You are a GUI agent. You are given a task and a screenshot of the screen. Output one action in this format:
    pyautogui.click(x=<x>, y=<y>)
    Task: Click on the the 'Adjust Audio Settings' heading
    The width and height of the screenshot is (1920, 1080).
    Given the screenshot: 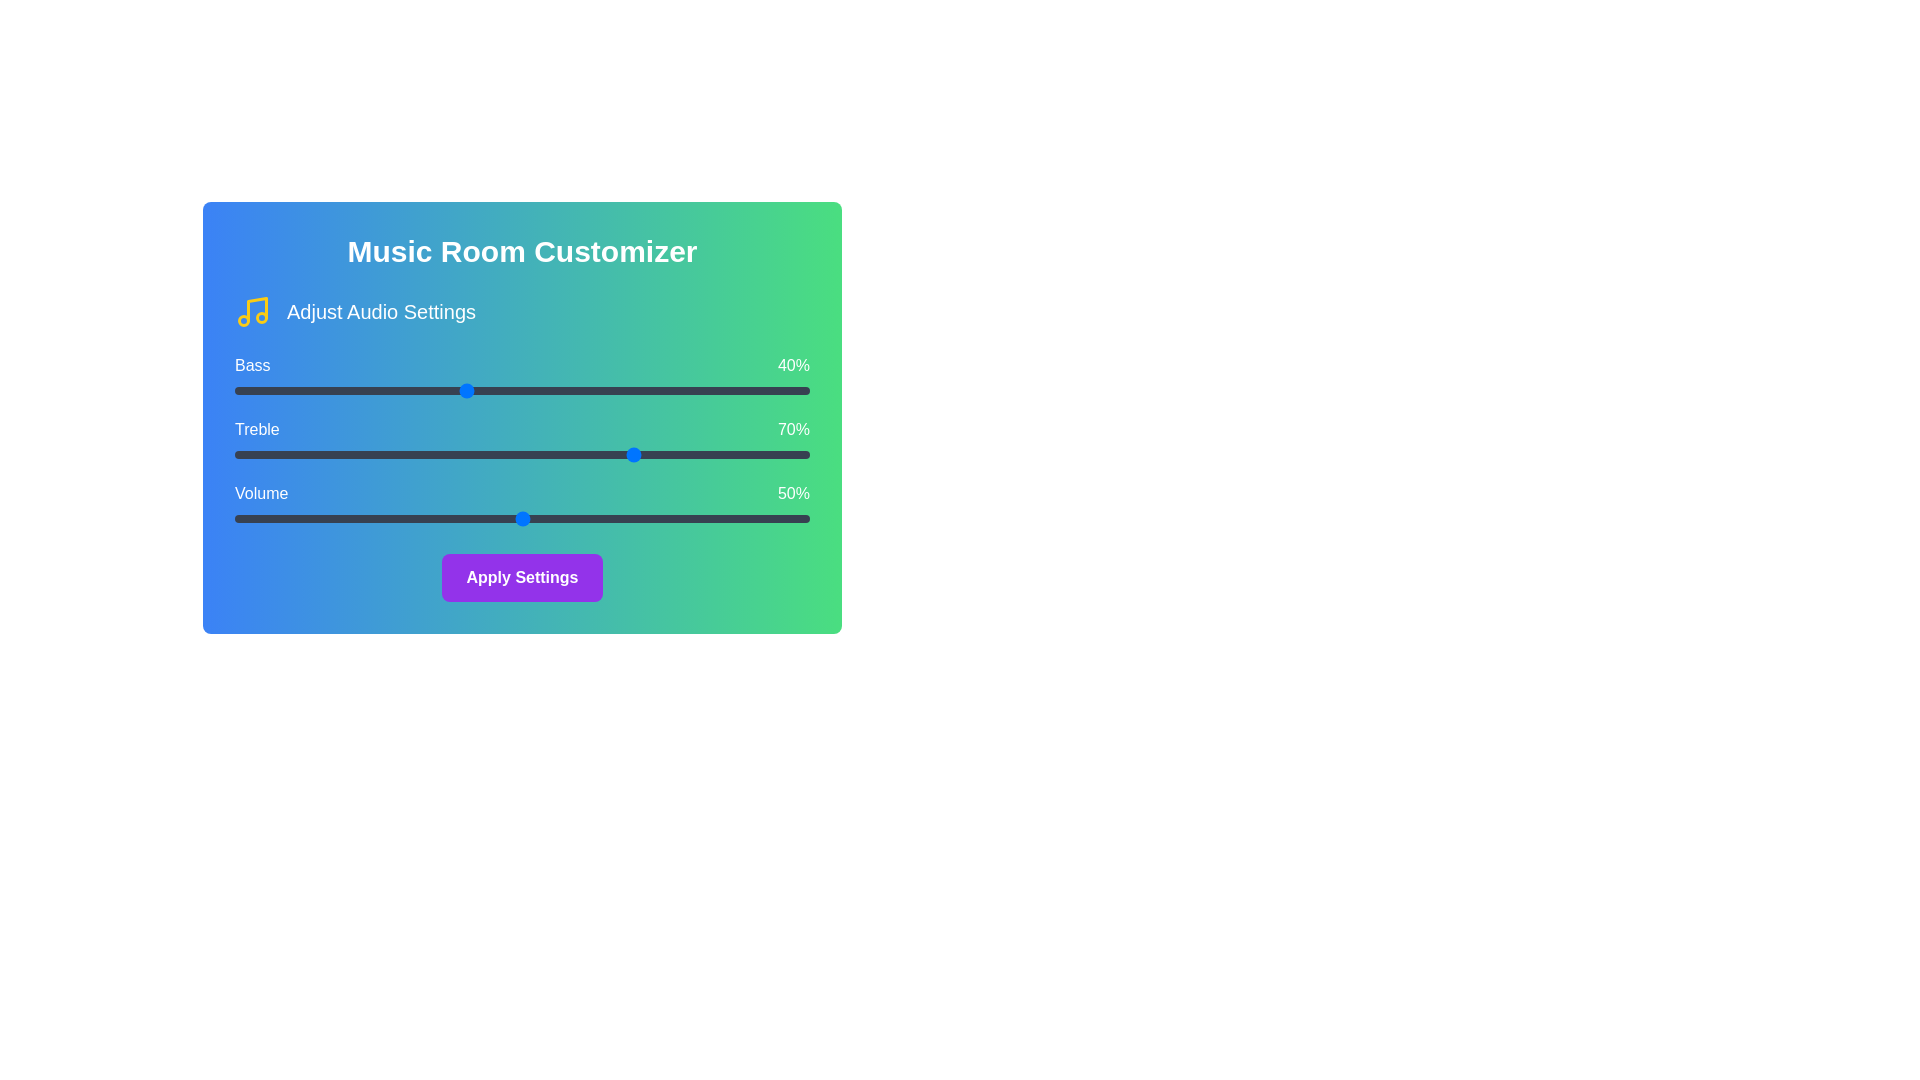 What is the action you would take?
    pyautogui.click(x=380, y=312)
    